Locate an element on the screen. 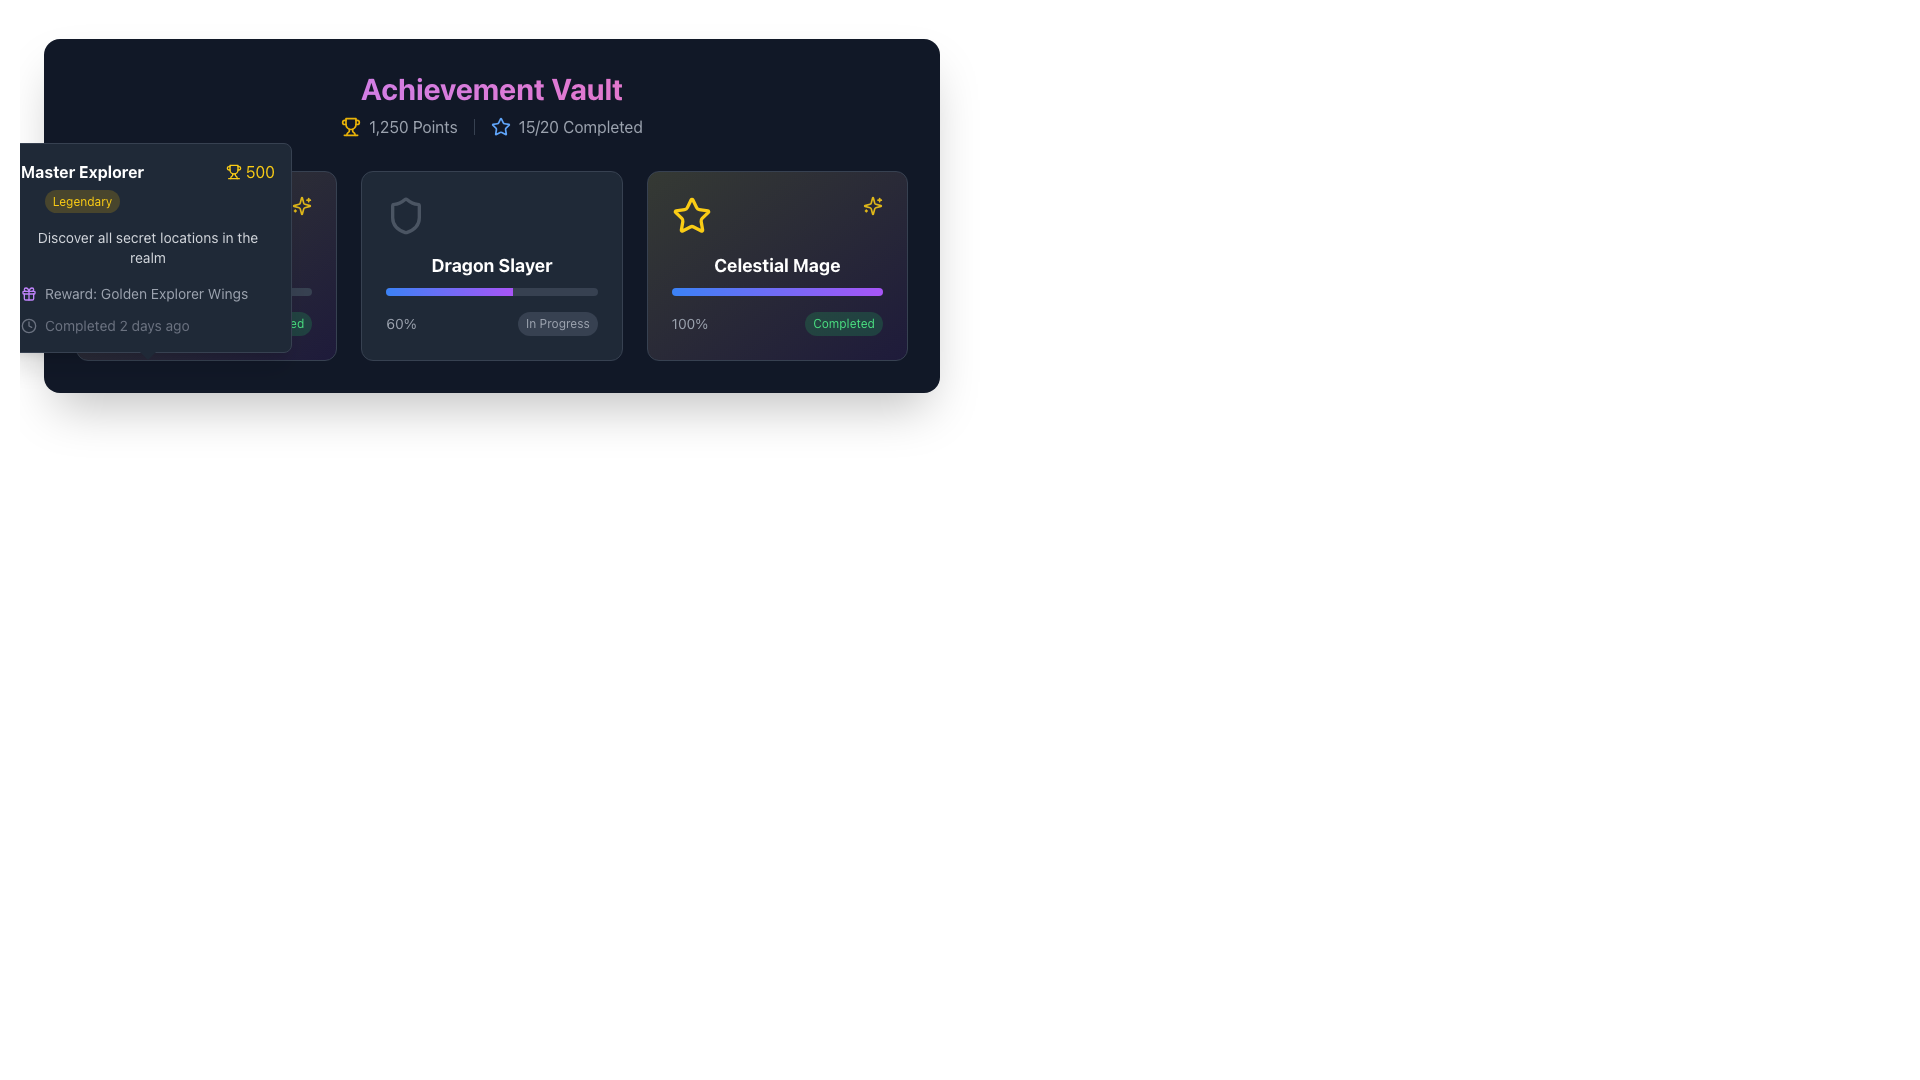 This screenshot has width=1920, height=1080. the tooltip styled box providing information about the 'Master Explorer' achievement, which features a dark background and rounded corners is located at coordinates (206, 265).